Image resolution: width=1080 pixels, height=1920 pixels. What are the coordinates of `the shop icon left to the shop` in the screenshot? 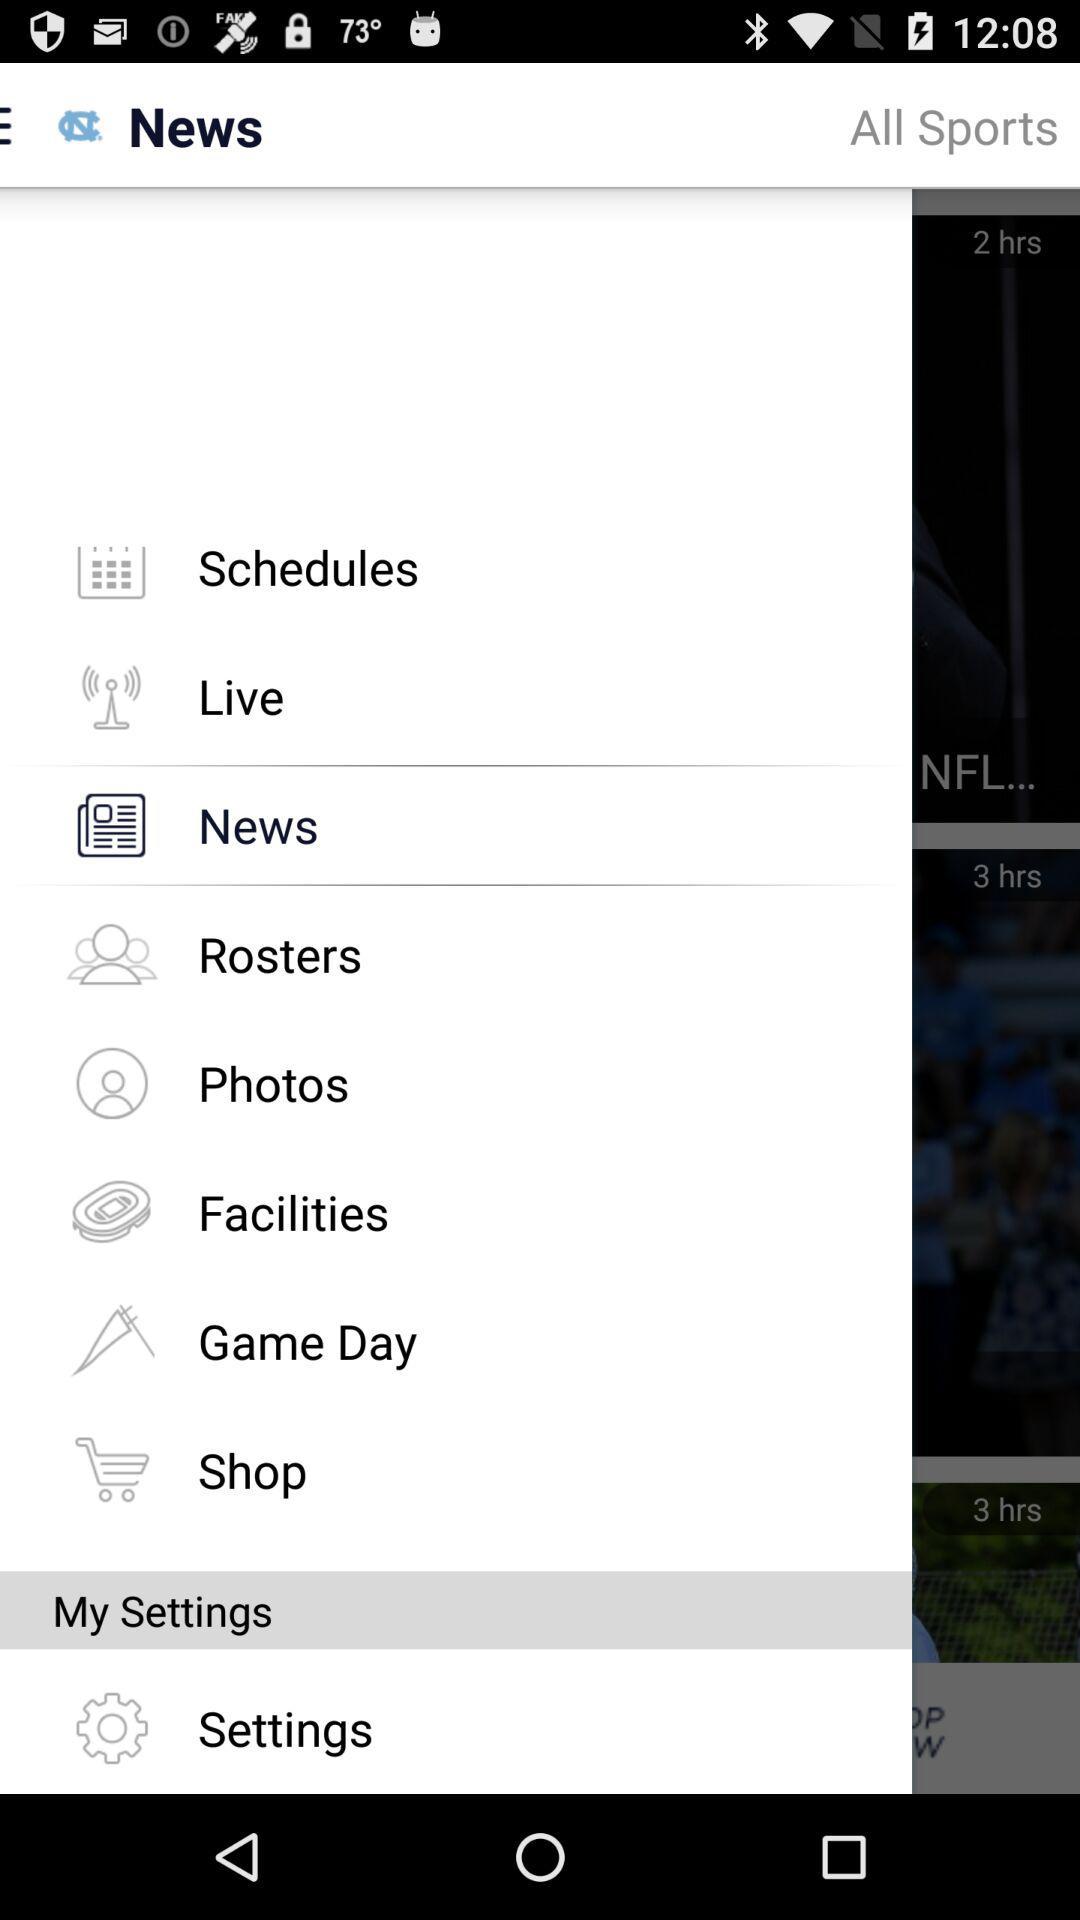 It's located at (111, 1470).